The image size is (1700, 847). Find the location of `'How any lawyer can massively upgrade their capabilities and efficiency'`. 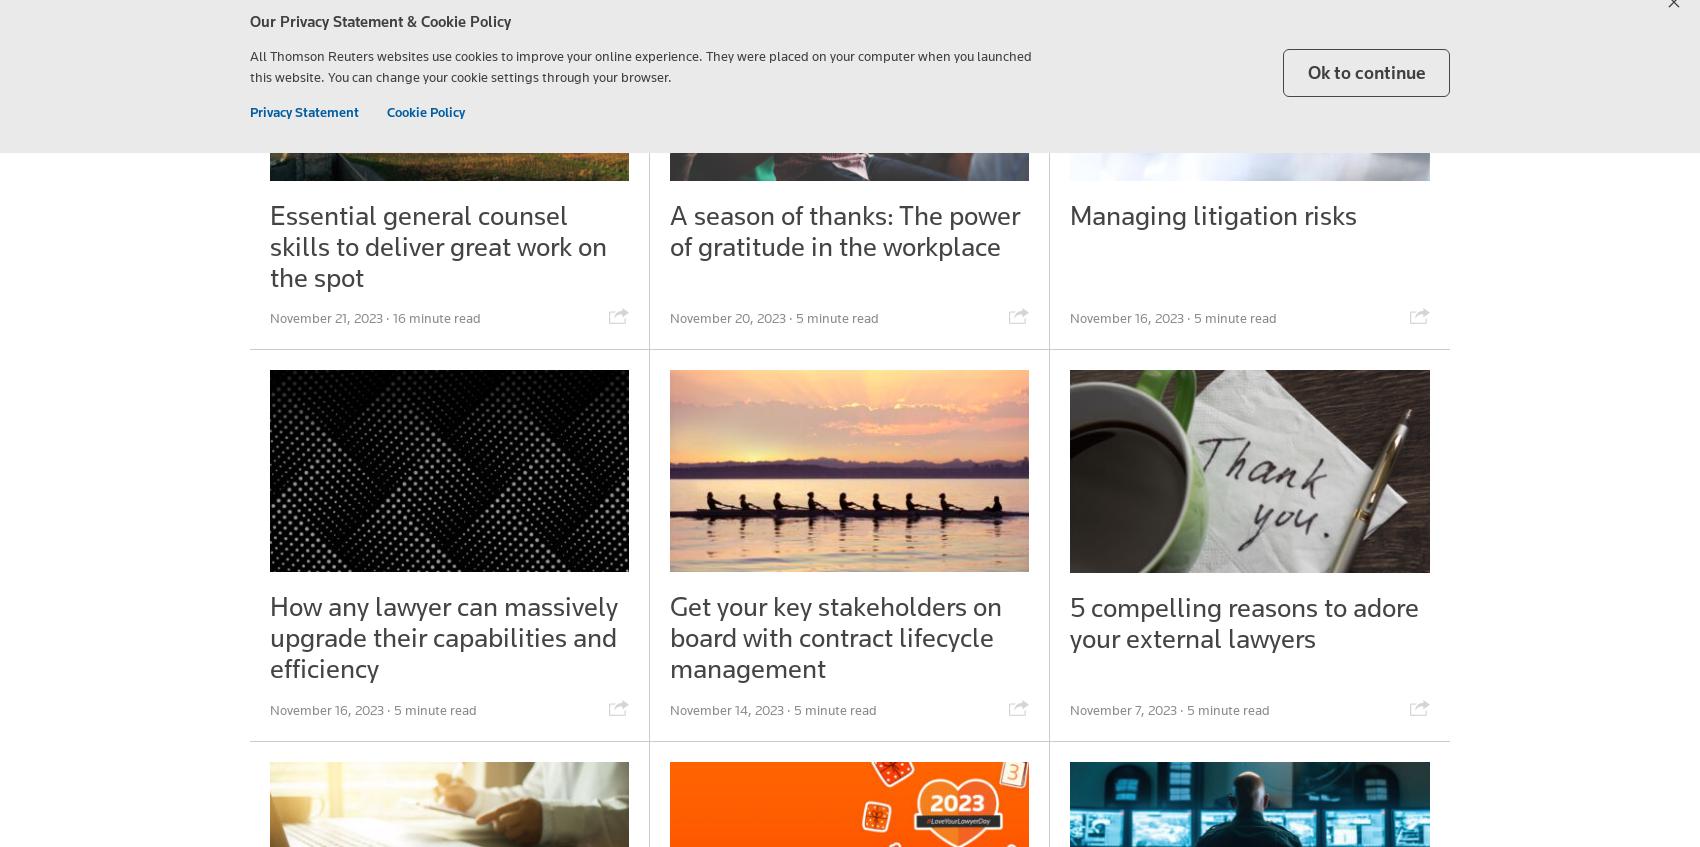

'How any lawyer can massively upgrade their capabilities and efficiency' is located at coordinates (444, 636).